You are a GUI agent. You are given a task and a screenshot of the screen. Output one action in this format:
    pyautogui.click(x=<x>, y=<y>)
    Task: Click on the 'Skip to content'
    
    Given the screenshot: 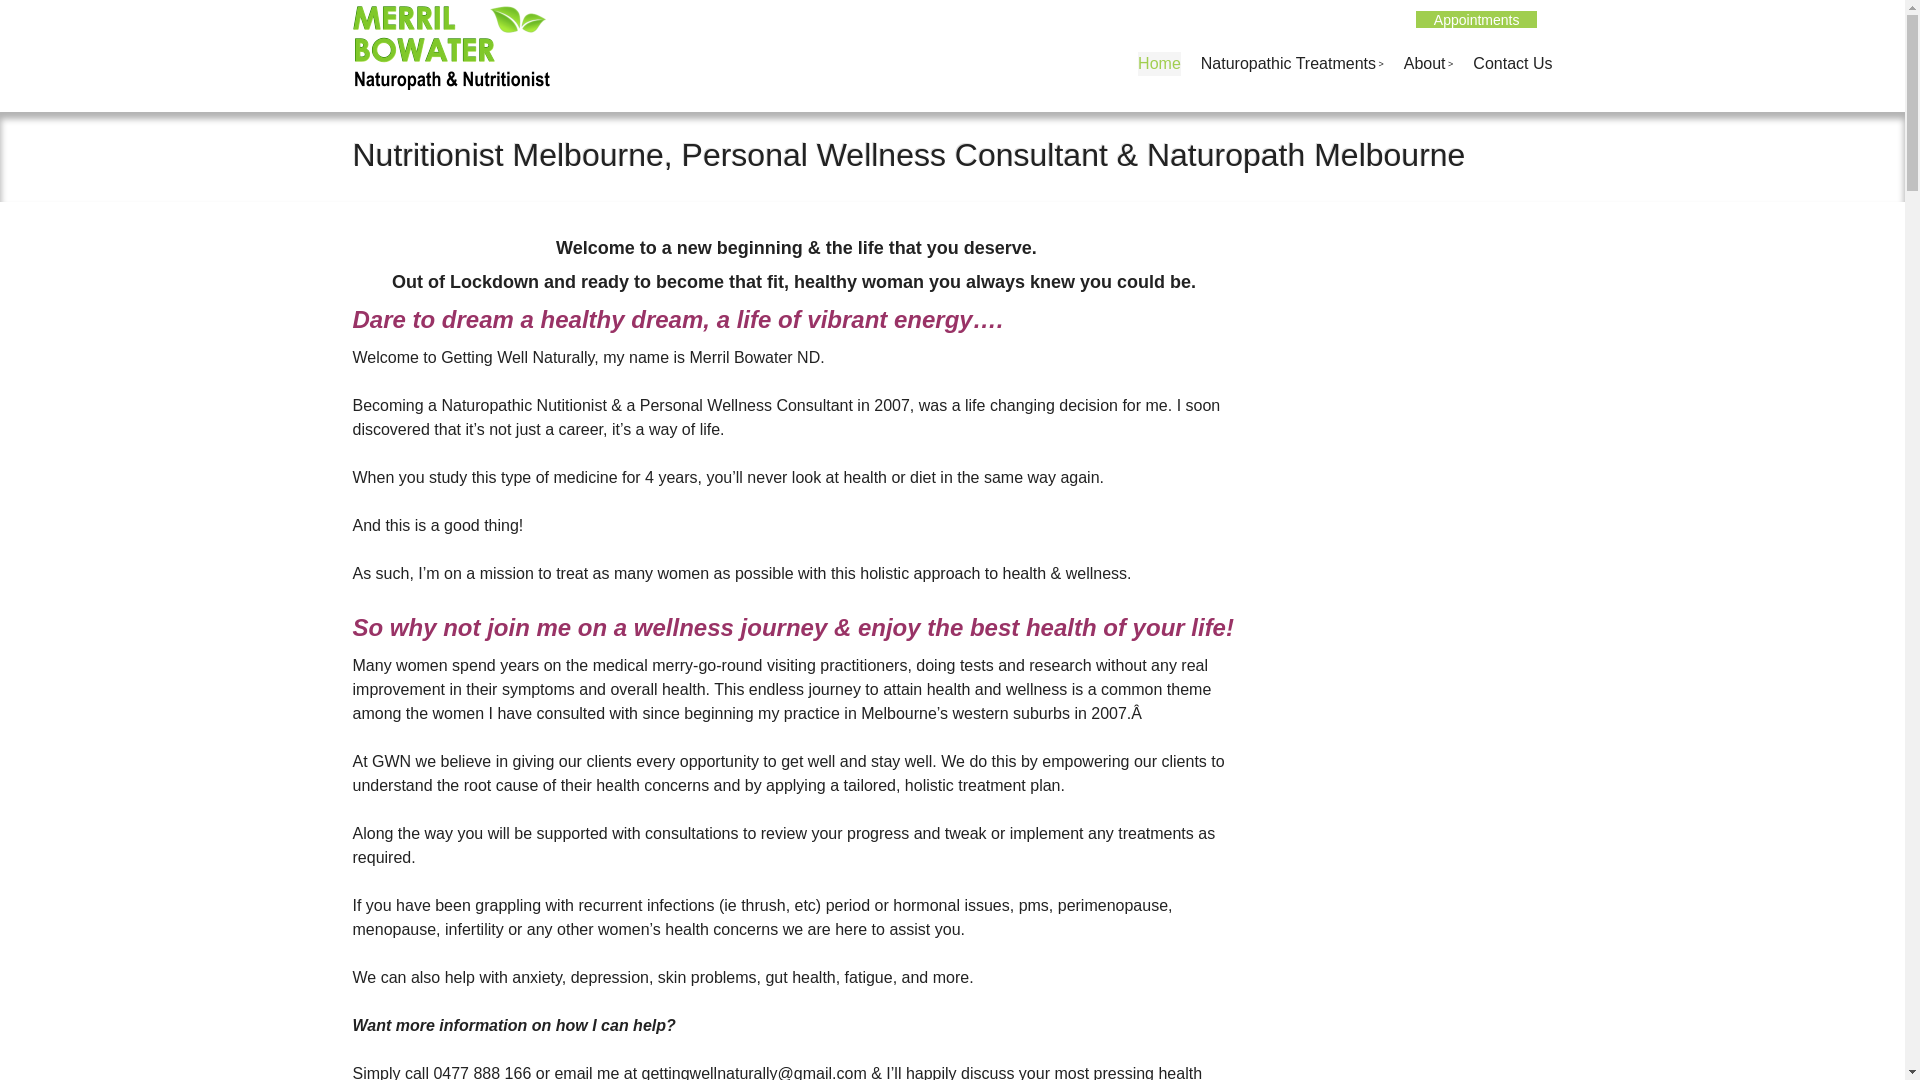 What is the action you would take?
    pyautogui.click(x=1171, y=63)
    